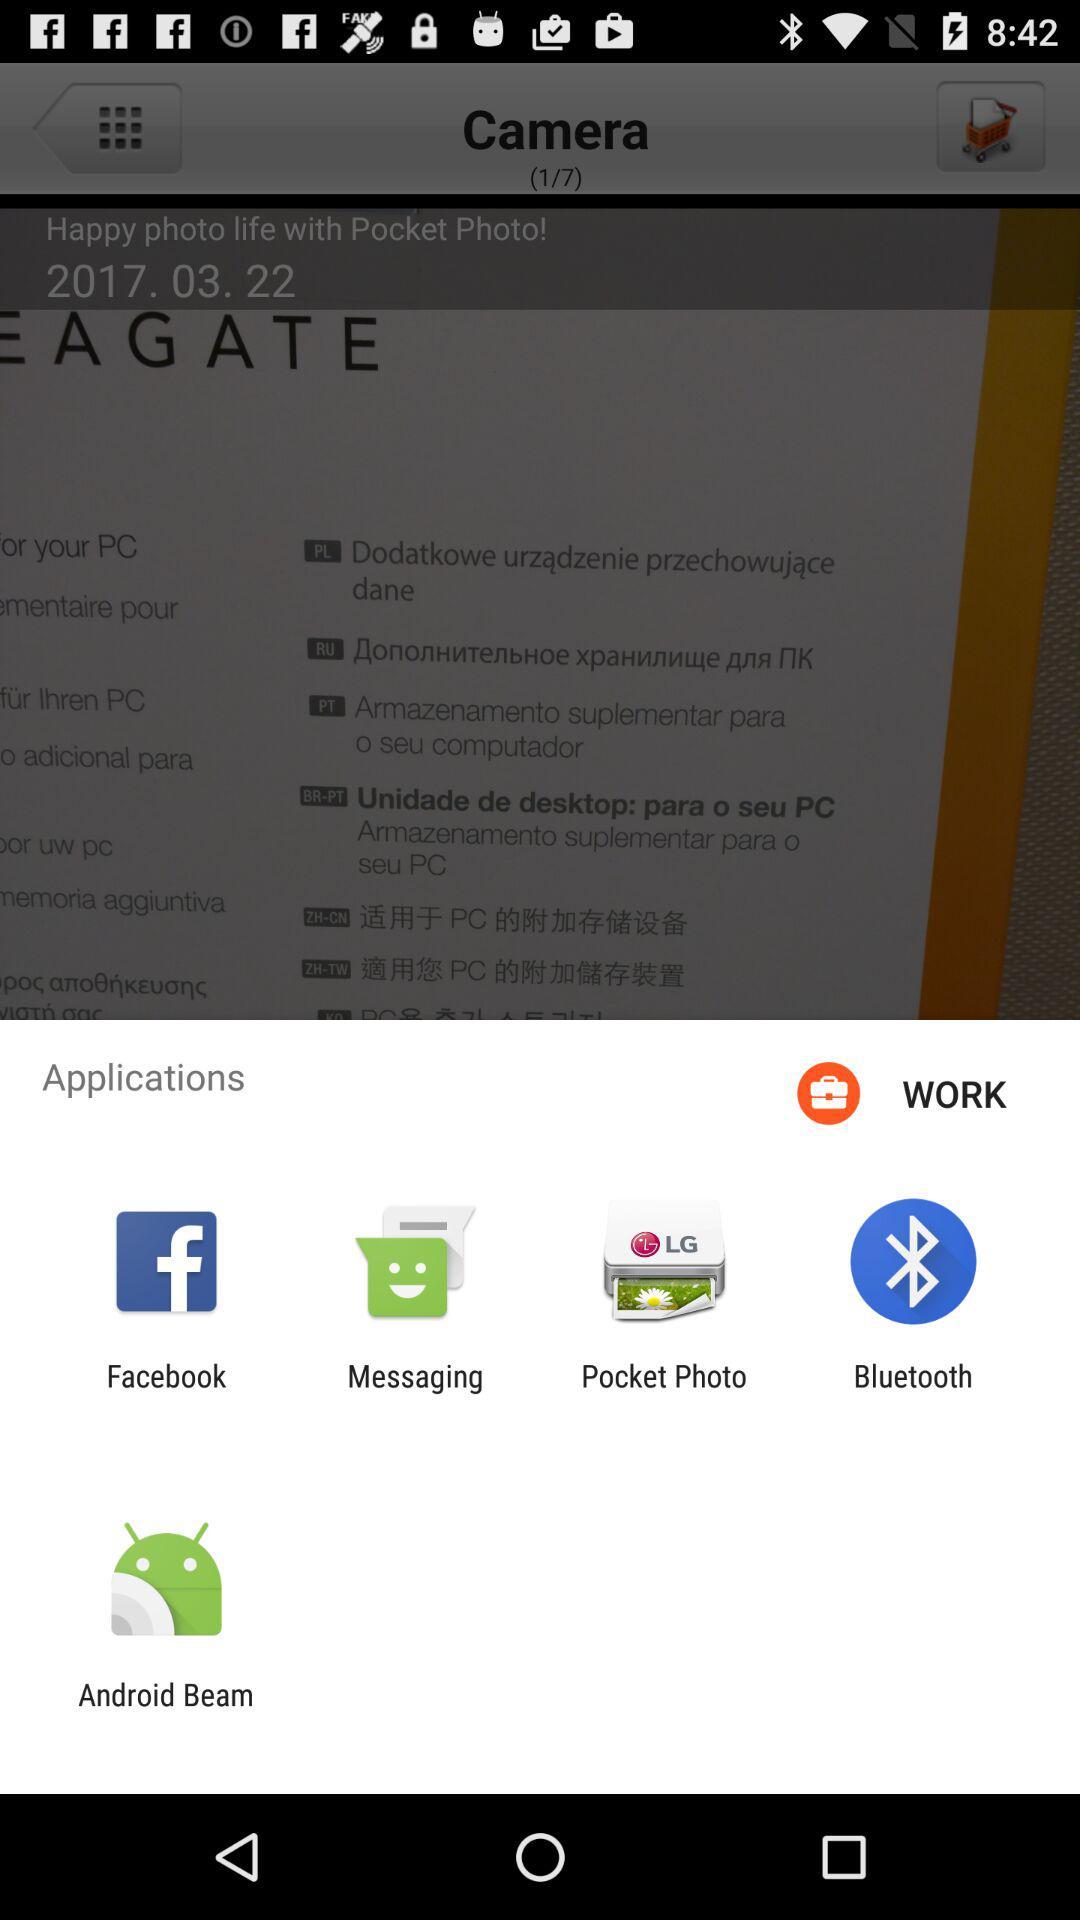  Describe the element at coordinates (913, 1392) in the screenshot. I see `item to the right of pocket photo app` at that location.